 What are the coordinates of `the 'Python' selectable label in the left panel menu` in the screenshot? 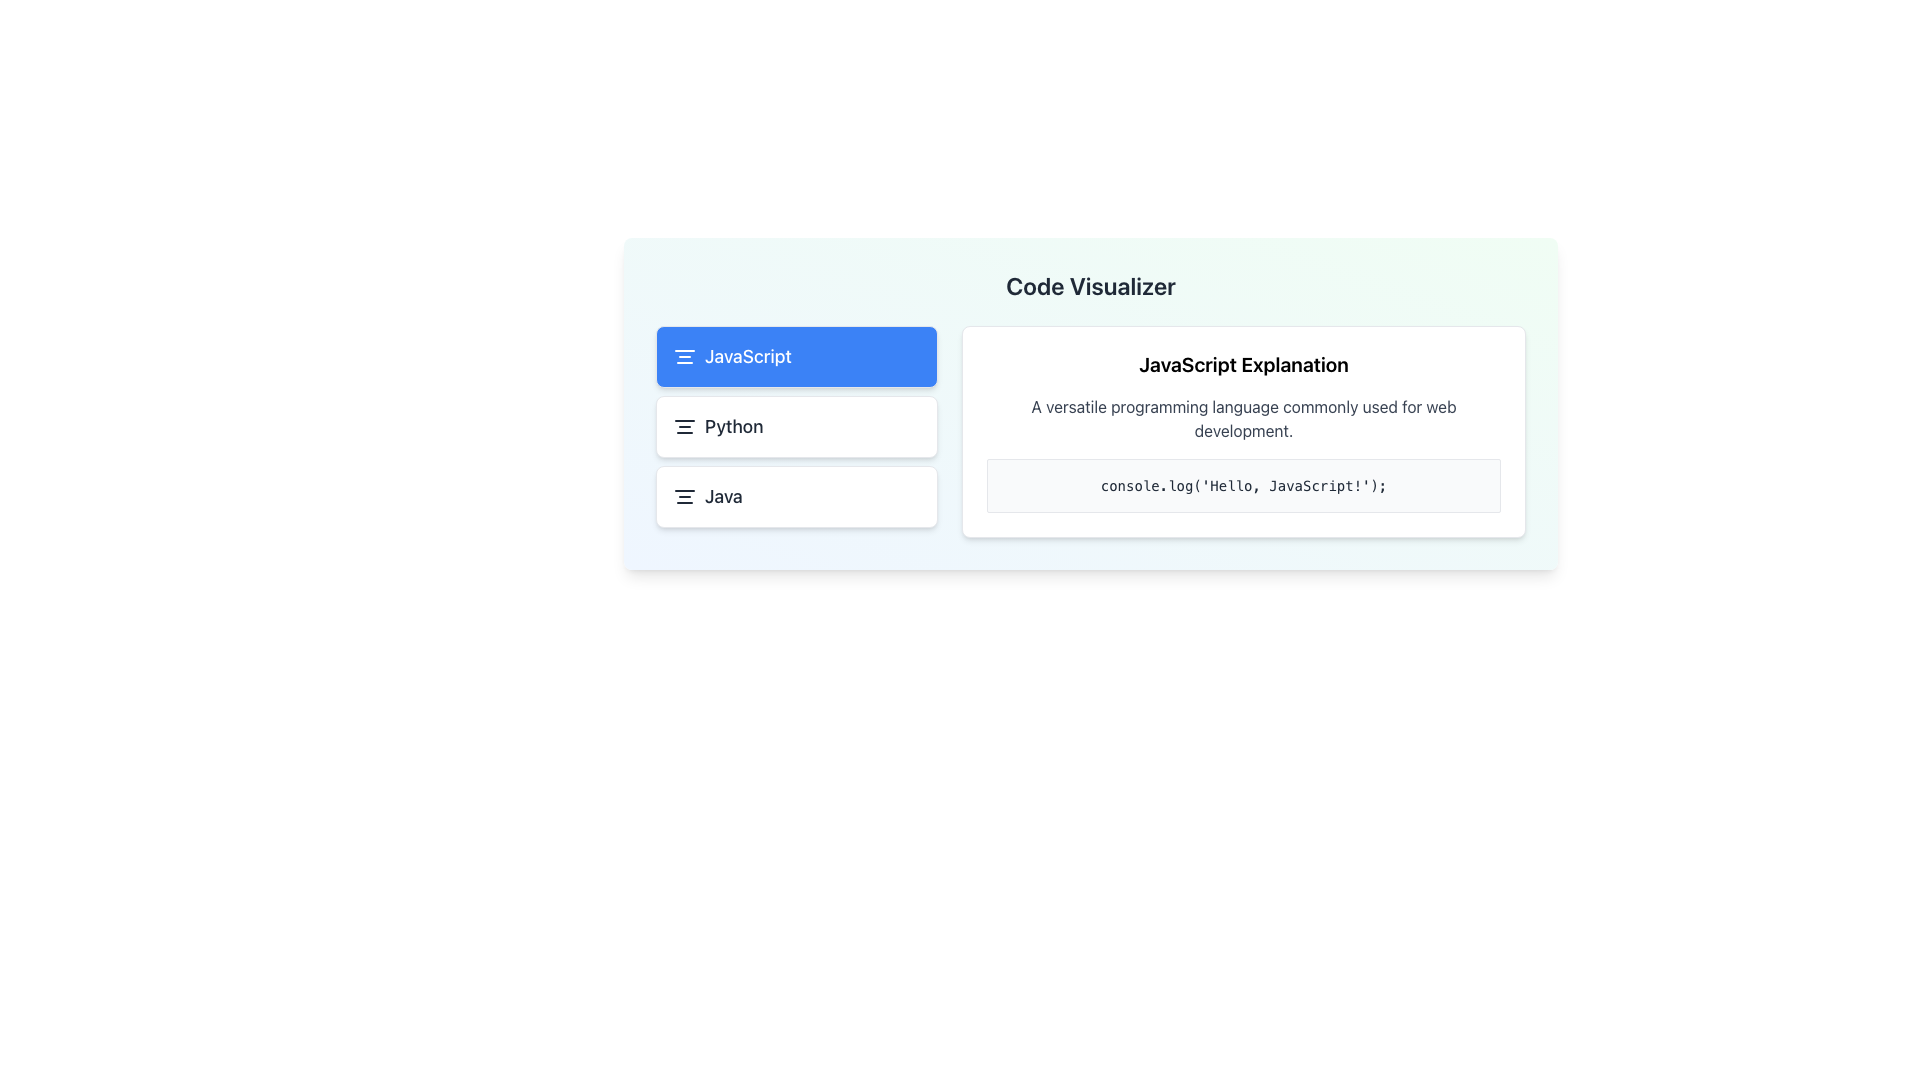 It's located at (733, 426).